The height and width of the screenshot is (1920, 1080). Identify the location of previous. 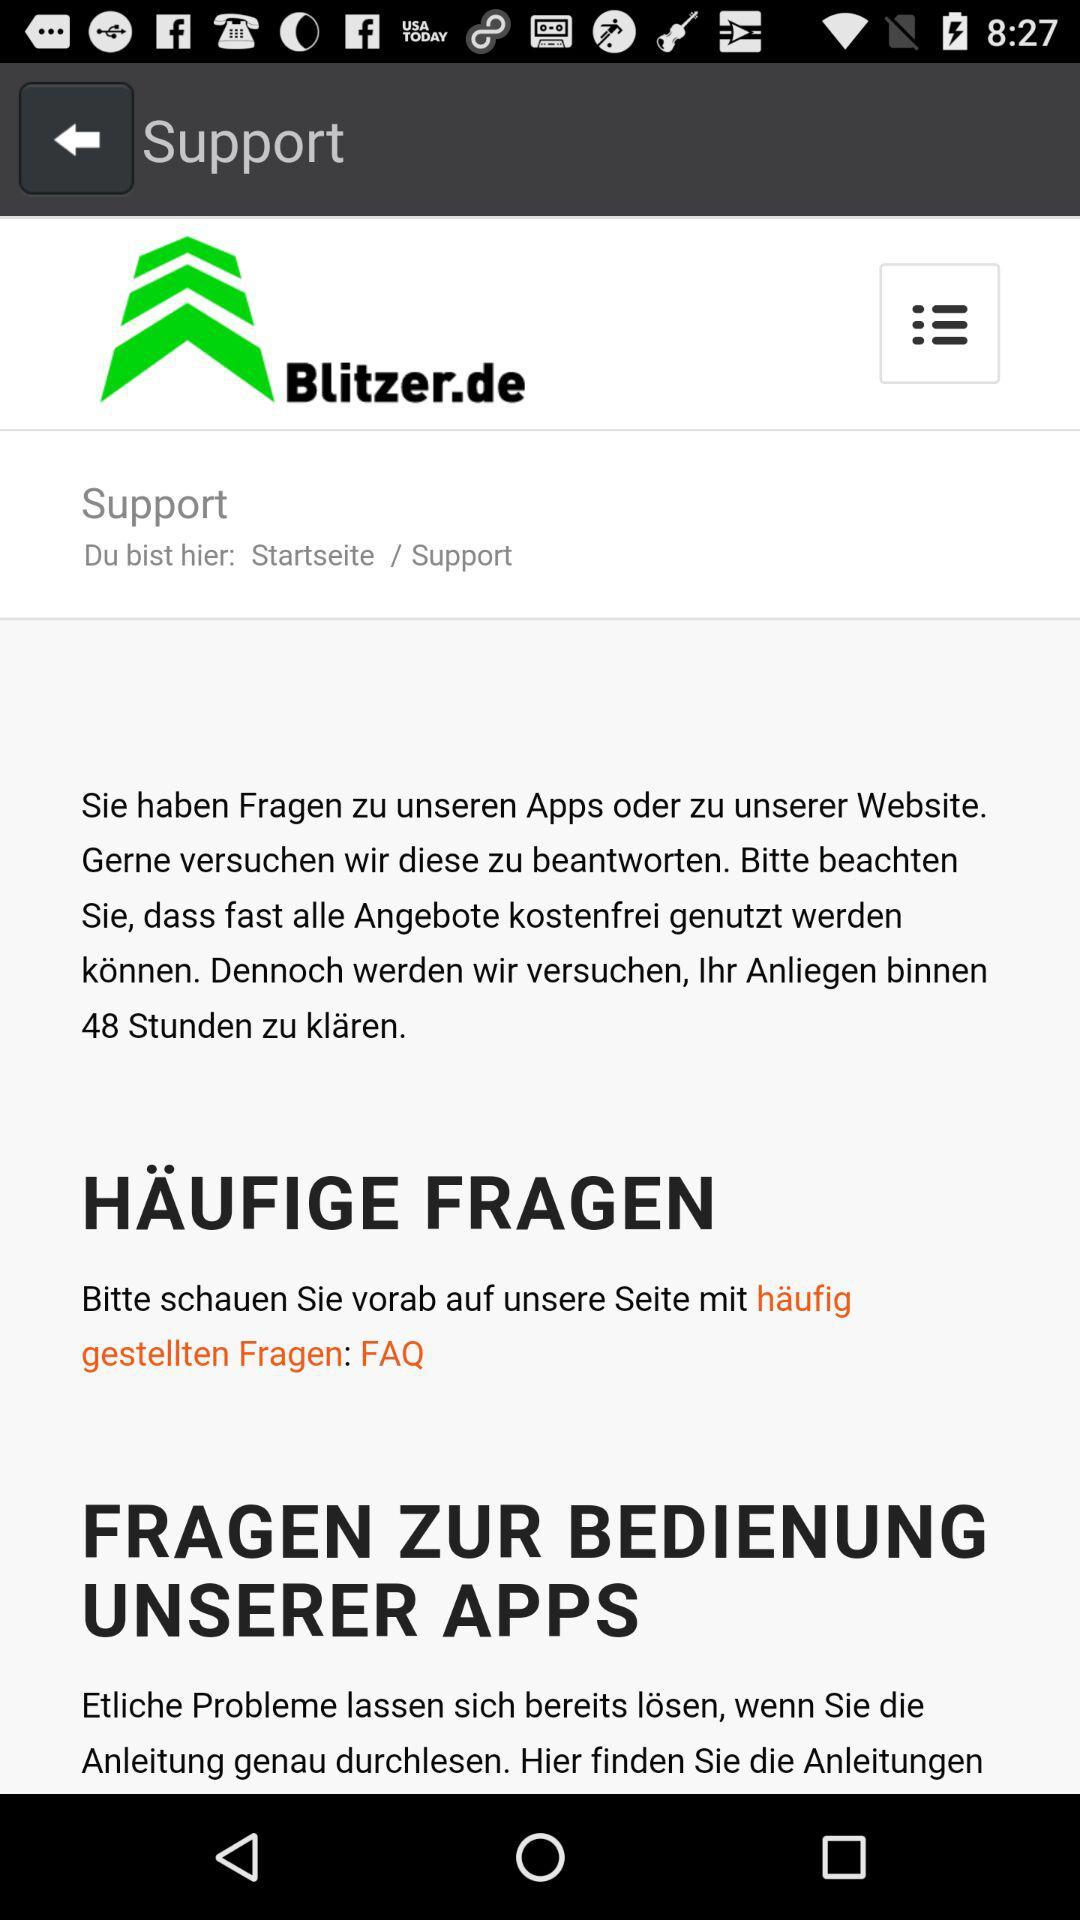
(75, 138).